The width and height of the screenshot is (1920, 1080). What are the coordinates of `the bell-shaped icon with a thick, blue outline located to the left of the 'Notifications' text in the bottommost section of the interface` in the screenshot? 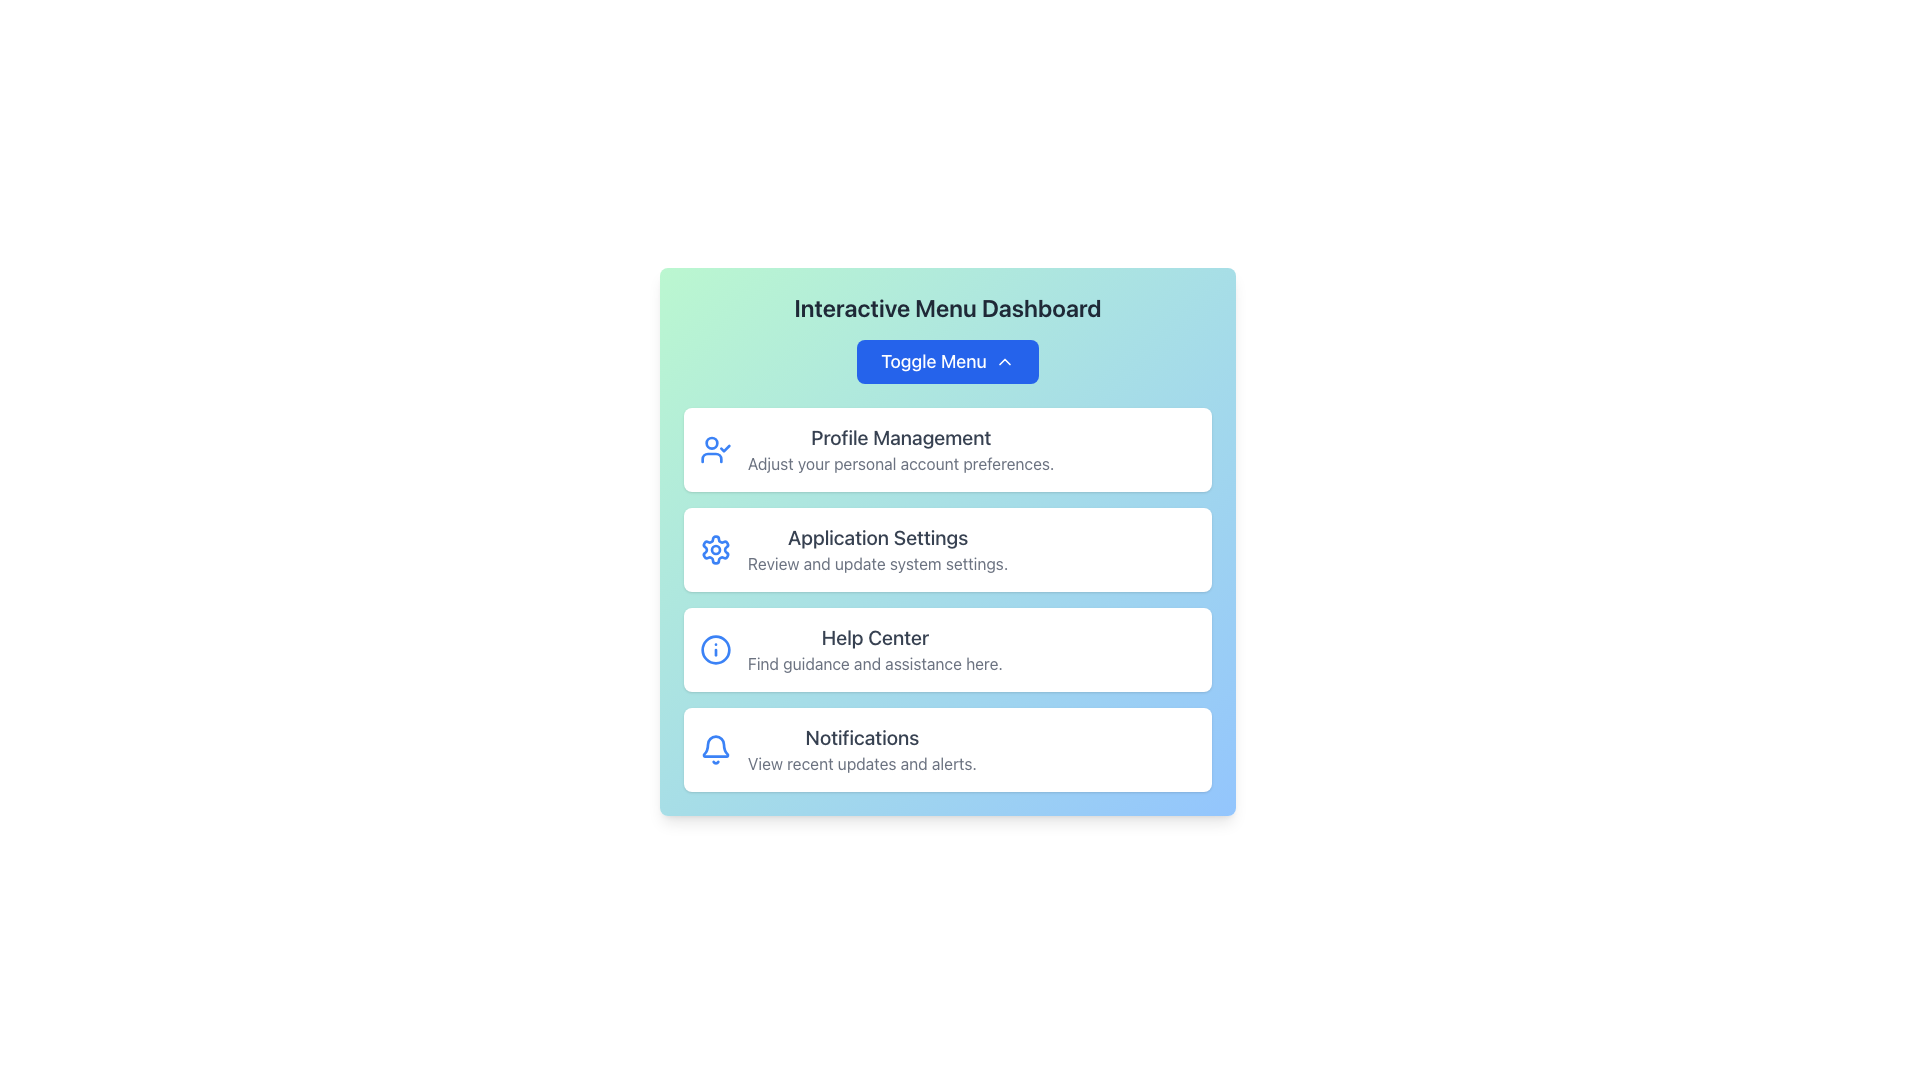 It's located at (715, 749).